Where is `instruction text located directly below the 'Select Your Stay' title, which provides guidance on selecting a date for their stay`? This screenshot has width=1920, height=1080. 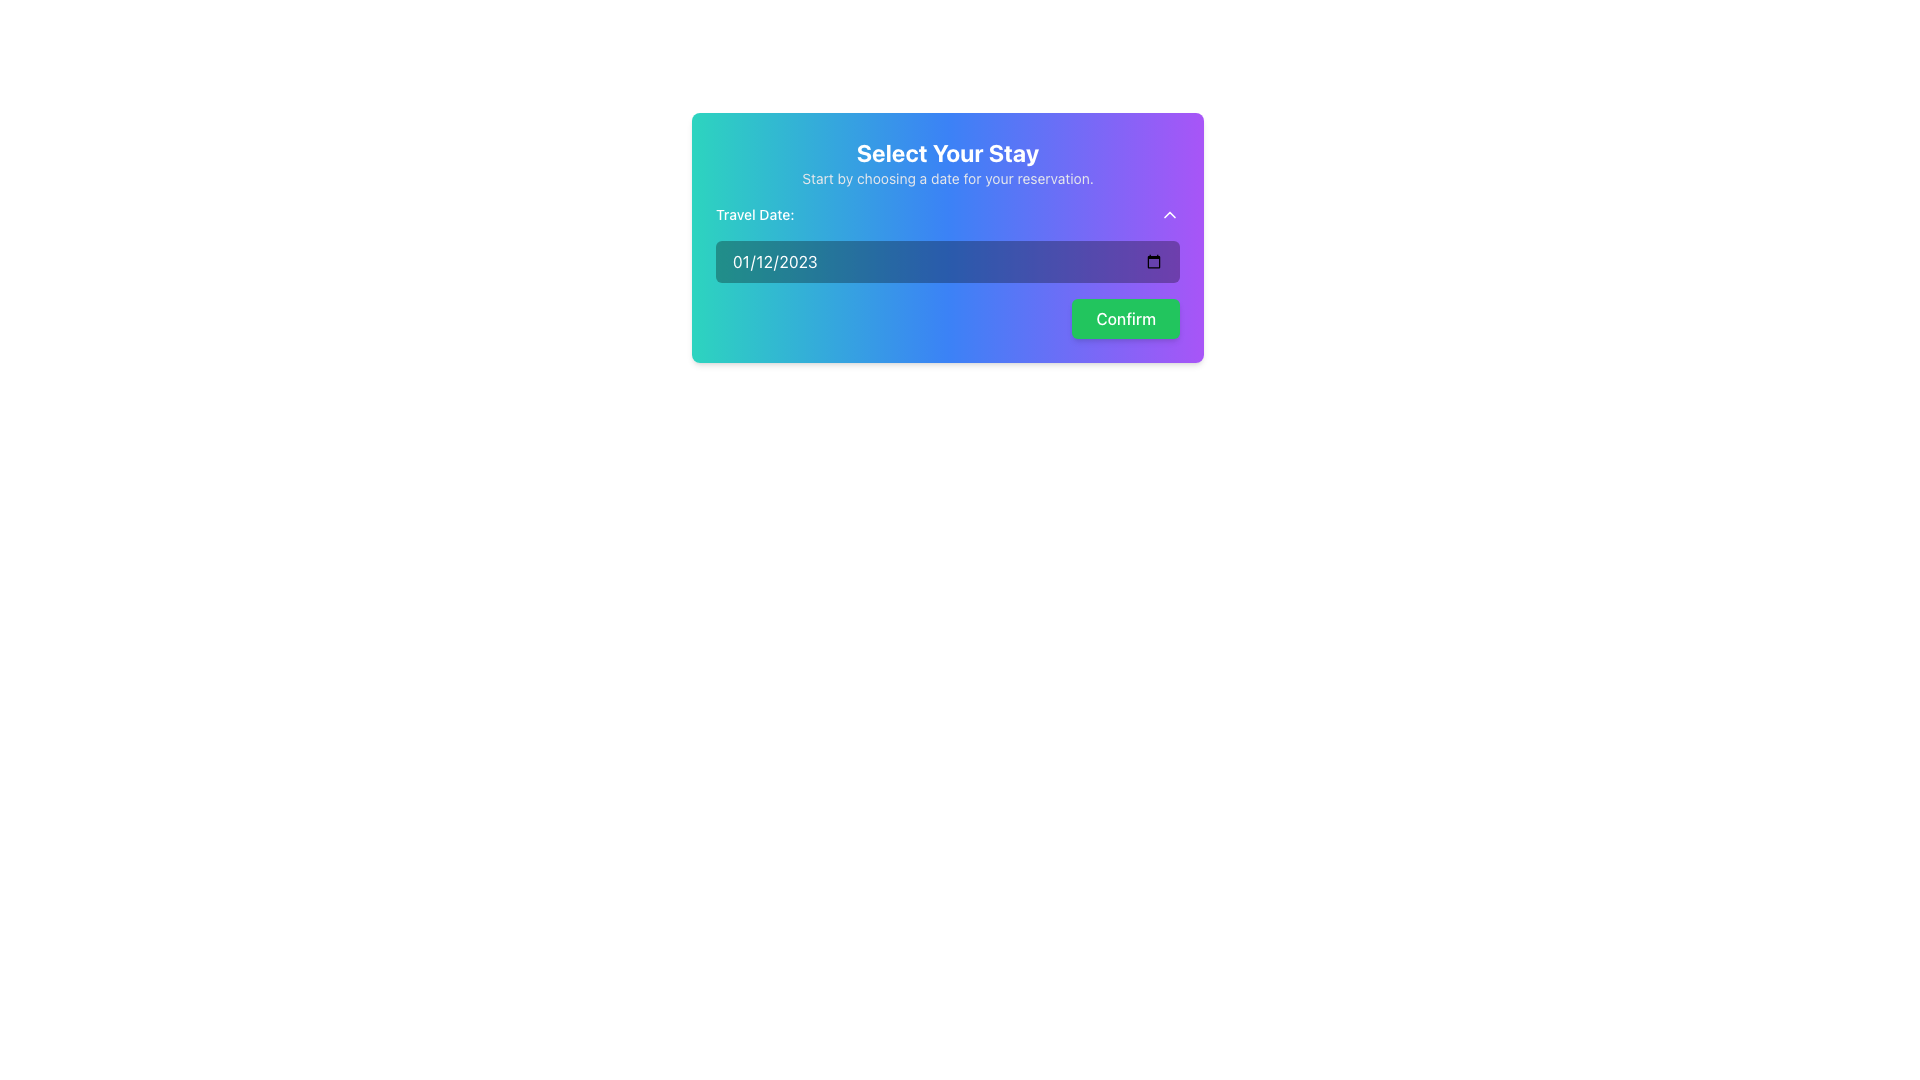 instruction text located directly below the 'Select Your Stay' title, which provides guidance on selecting a date for their stay is located at coordinates (947, 177).